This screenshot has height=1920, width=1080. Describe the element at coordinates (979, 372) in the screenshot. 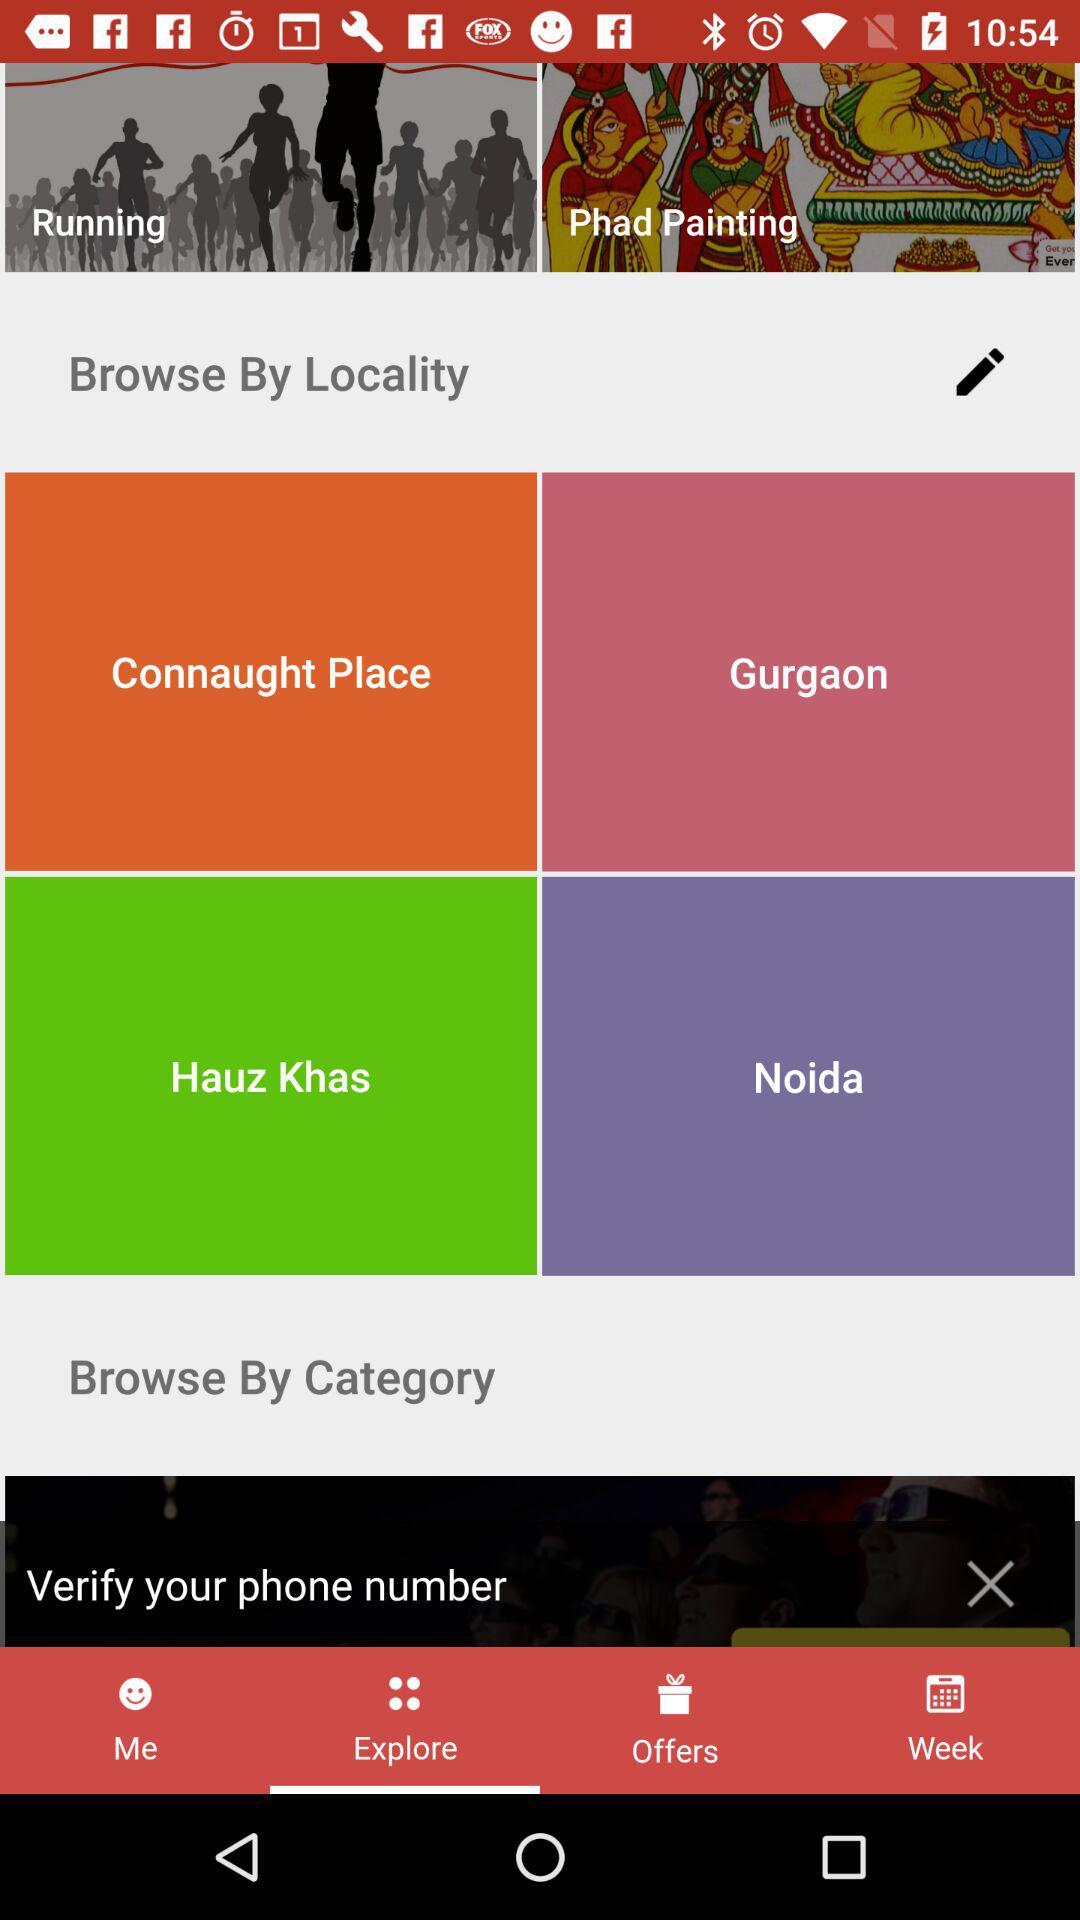

I see `the item next to the browse by locality` at that location.